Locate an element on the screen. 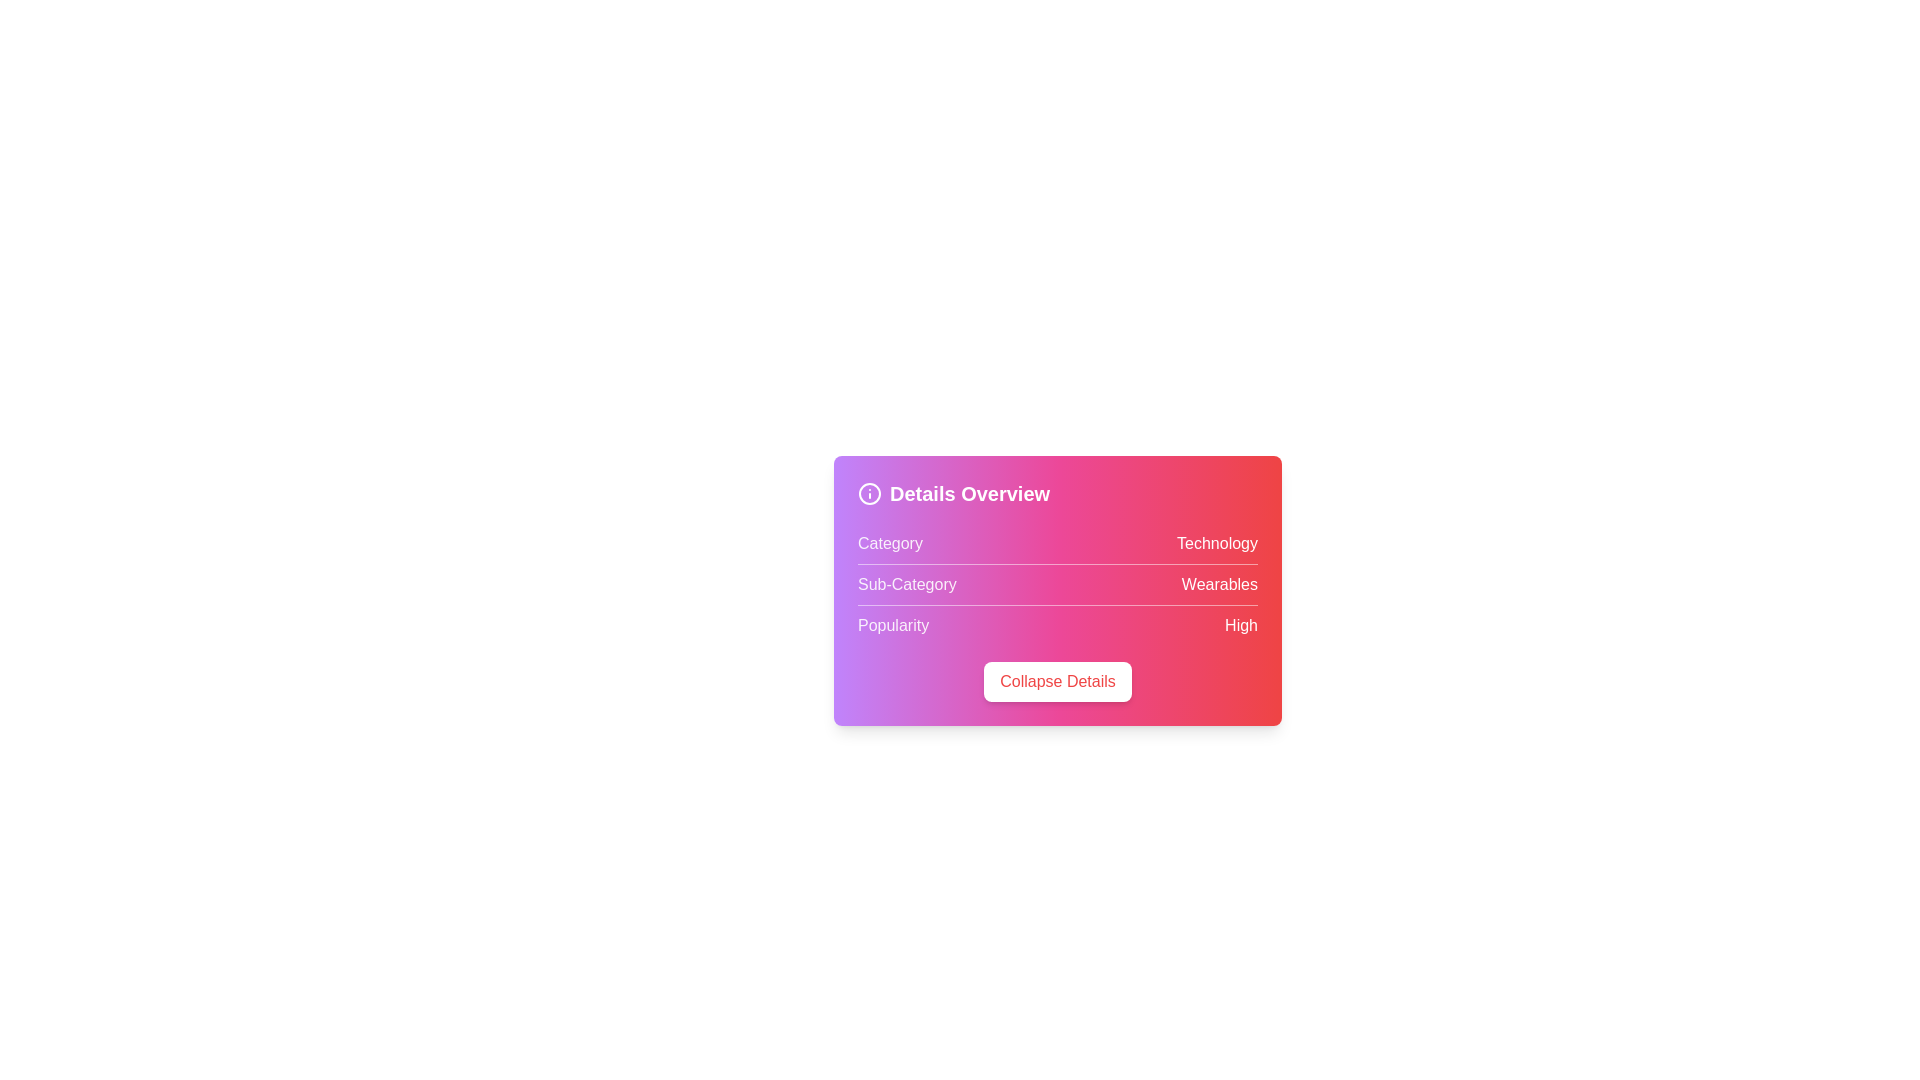 The height and width of the screenshot is (1080, 1920). the Text label that displays the category of an item, located on the right side of the 'Category' label under the 'Details Overview' header is located at coordinates (1216, 543).